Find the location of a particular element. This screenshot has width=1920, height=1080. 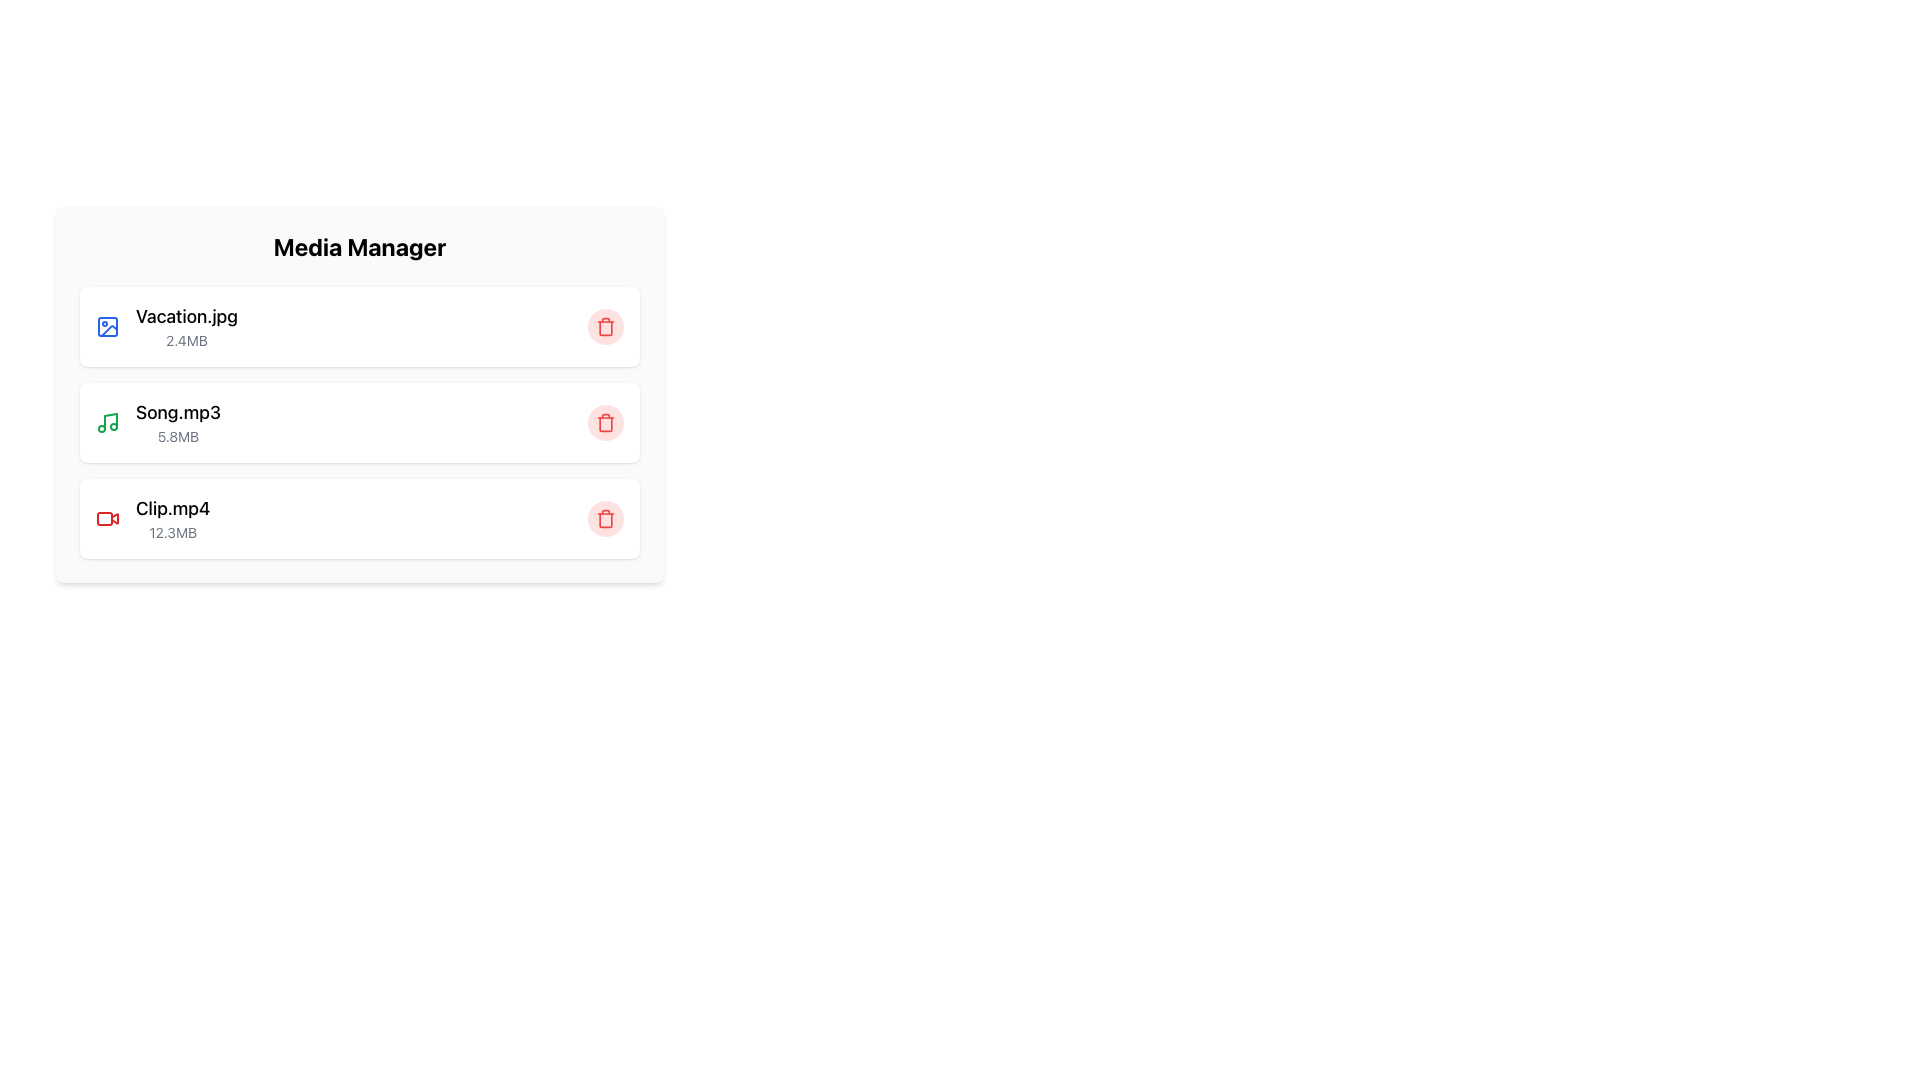

the main body part of the trash bin icon located within the delete button of the third item, 'Clip.mp4', in the interface is located at coordinates (604, 519).